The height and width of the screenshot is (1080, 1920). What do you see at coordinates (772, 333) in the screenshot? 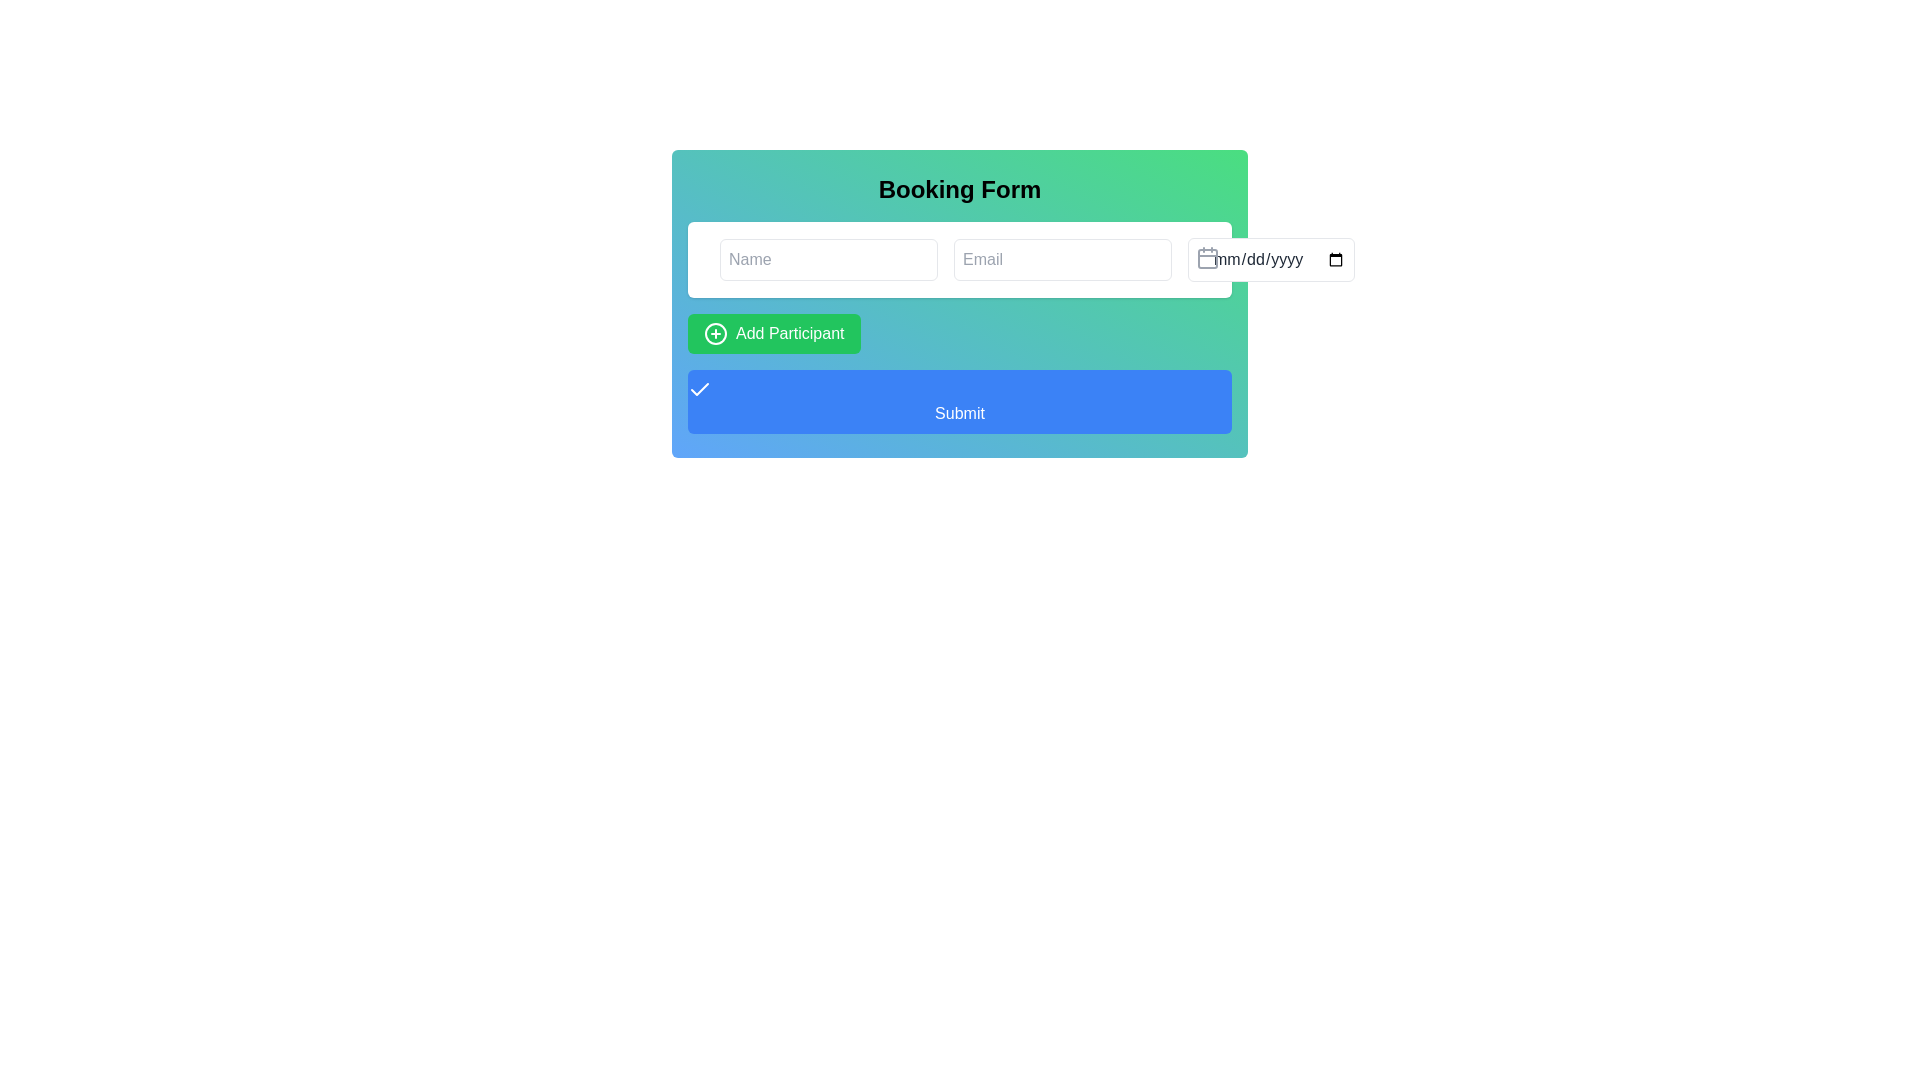
I see `the button located below the 'Name' and 'Email' input fields in the 'Booking Form' interface` at bounding box center [772, 333].